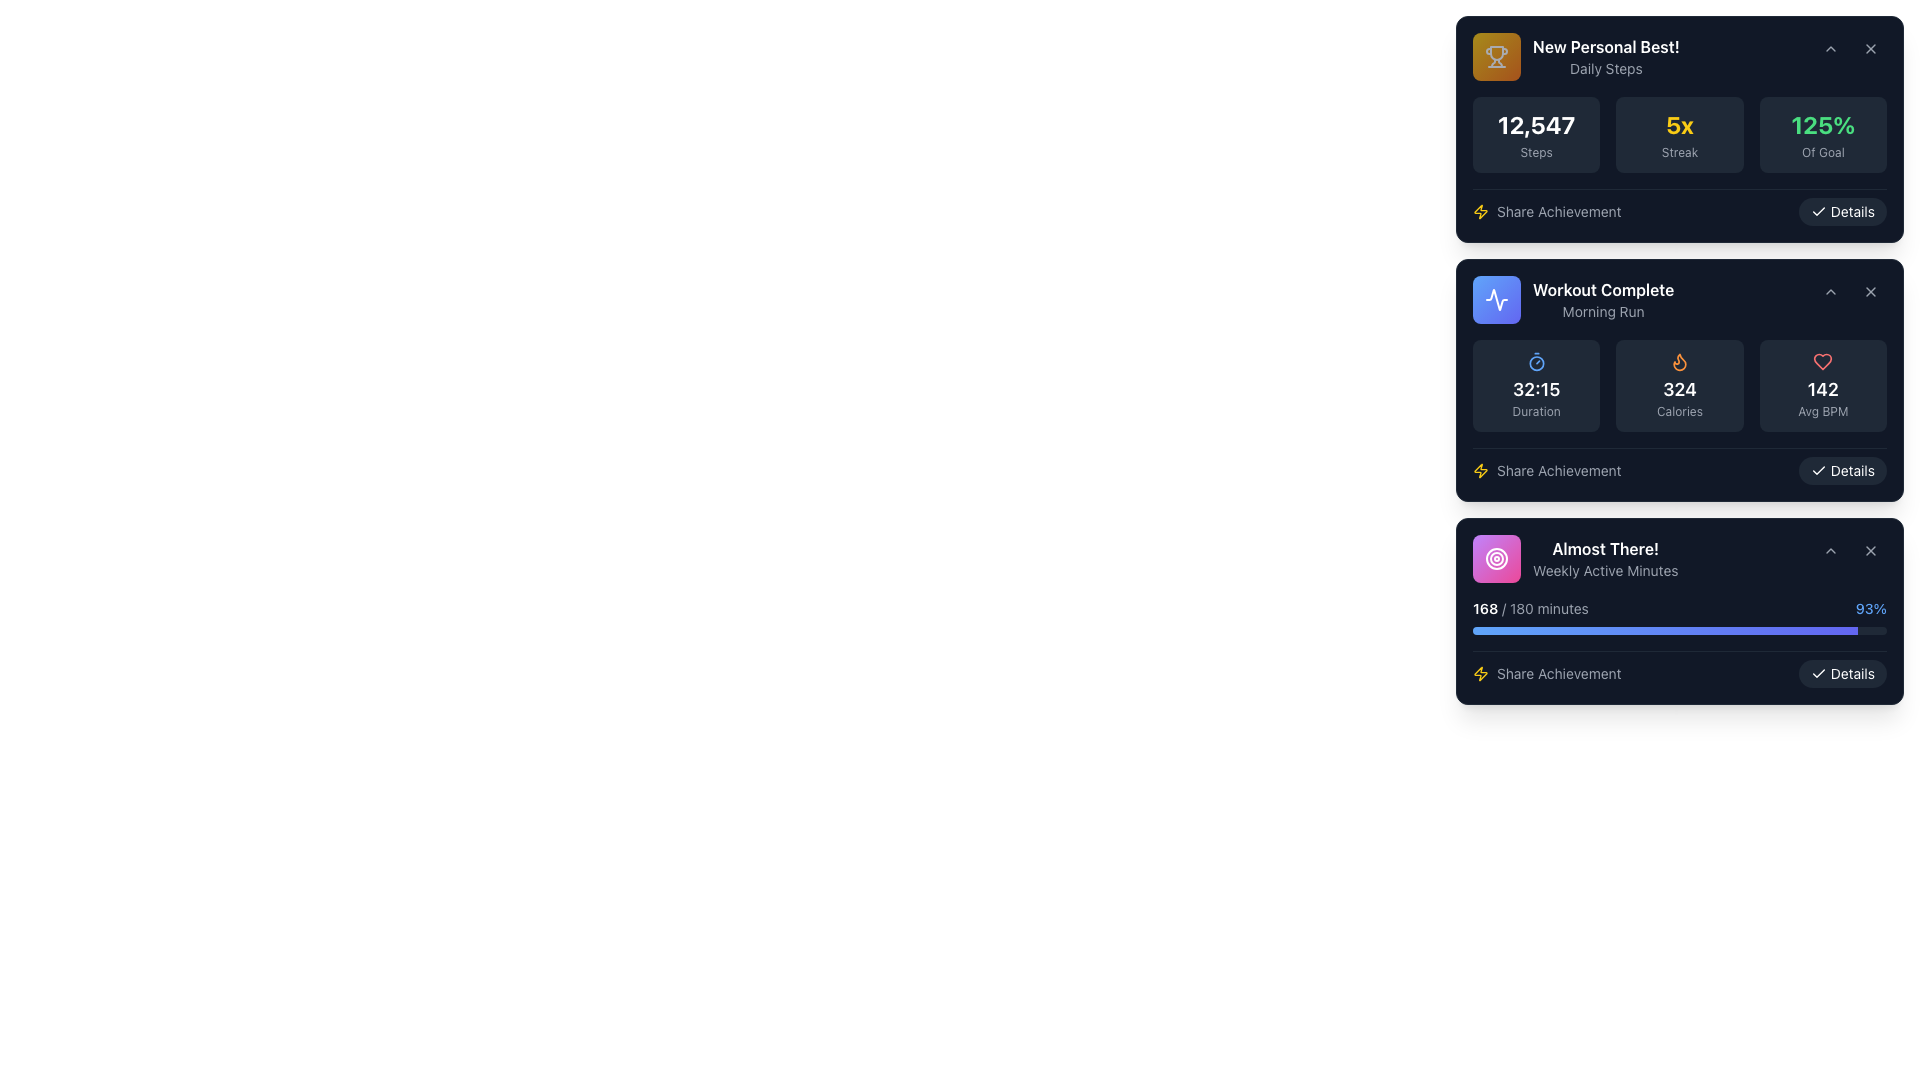  Describe the element at coordinates (1680, 385) in the screenshot. I see `the Informational Card displaying '324 calories' for more details, located in the 'Workout Complete' section between '32:15 Duration' and '142 Avg BPM'` at that location.